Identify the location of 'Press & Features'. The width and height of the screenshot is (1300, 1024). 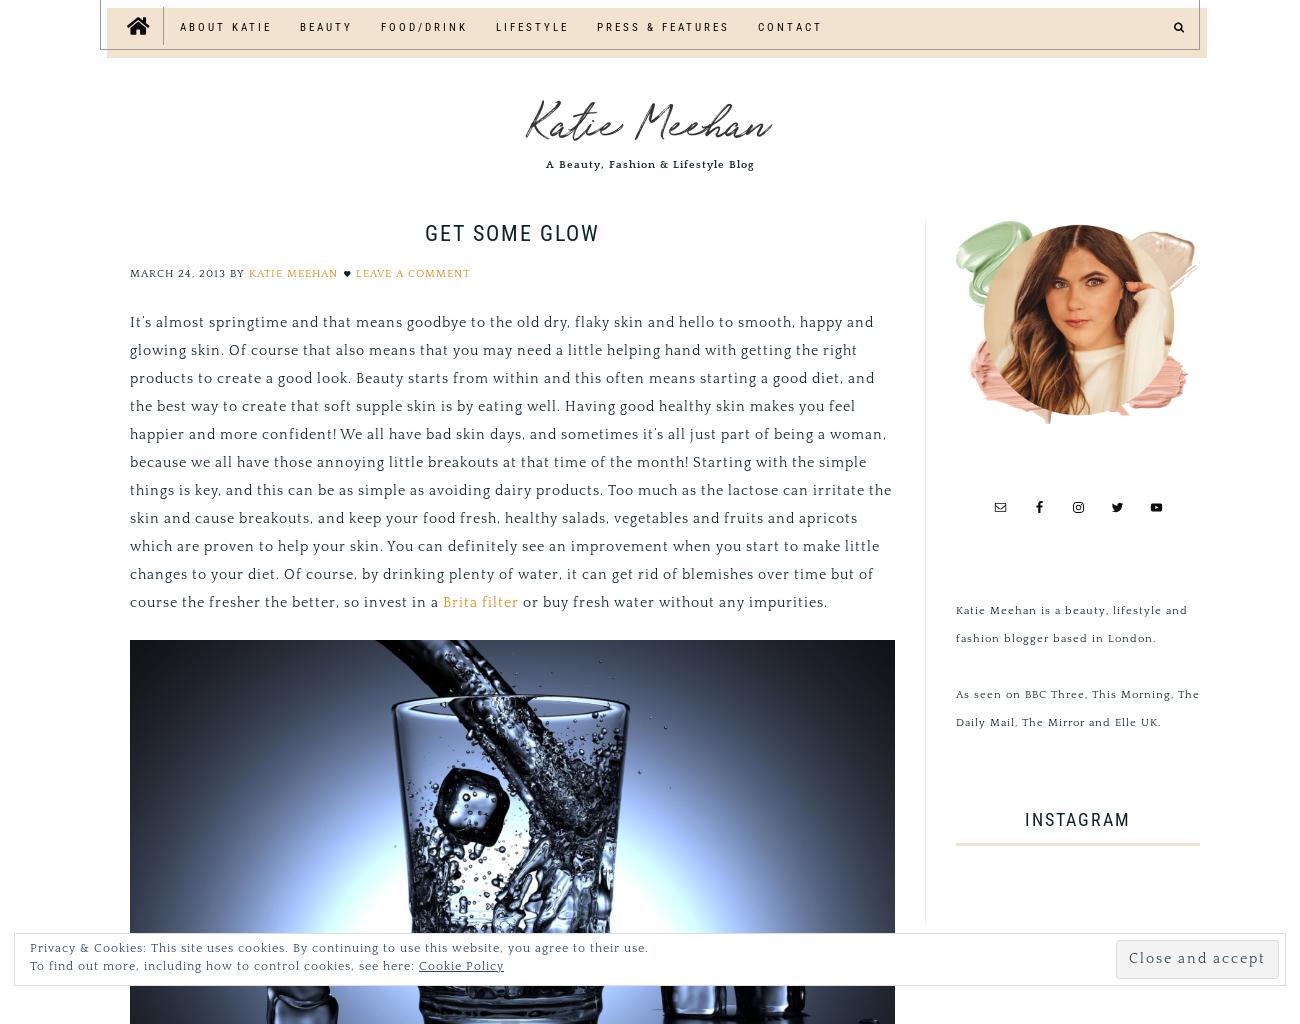
(662, 27).